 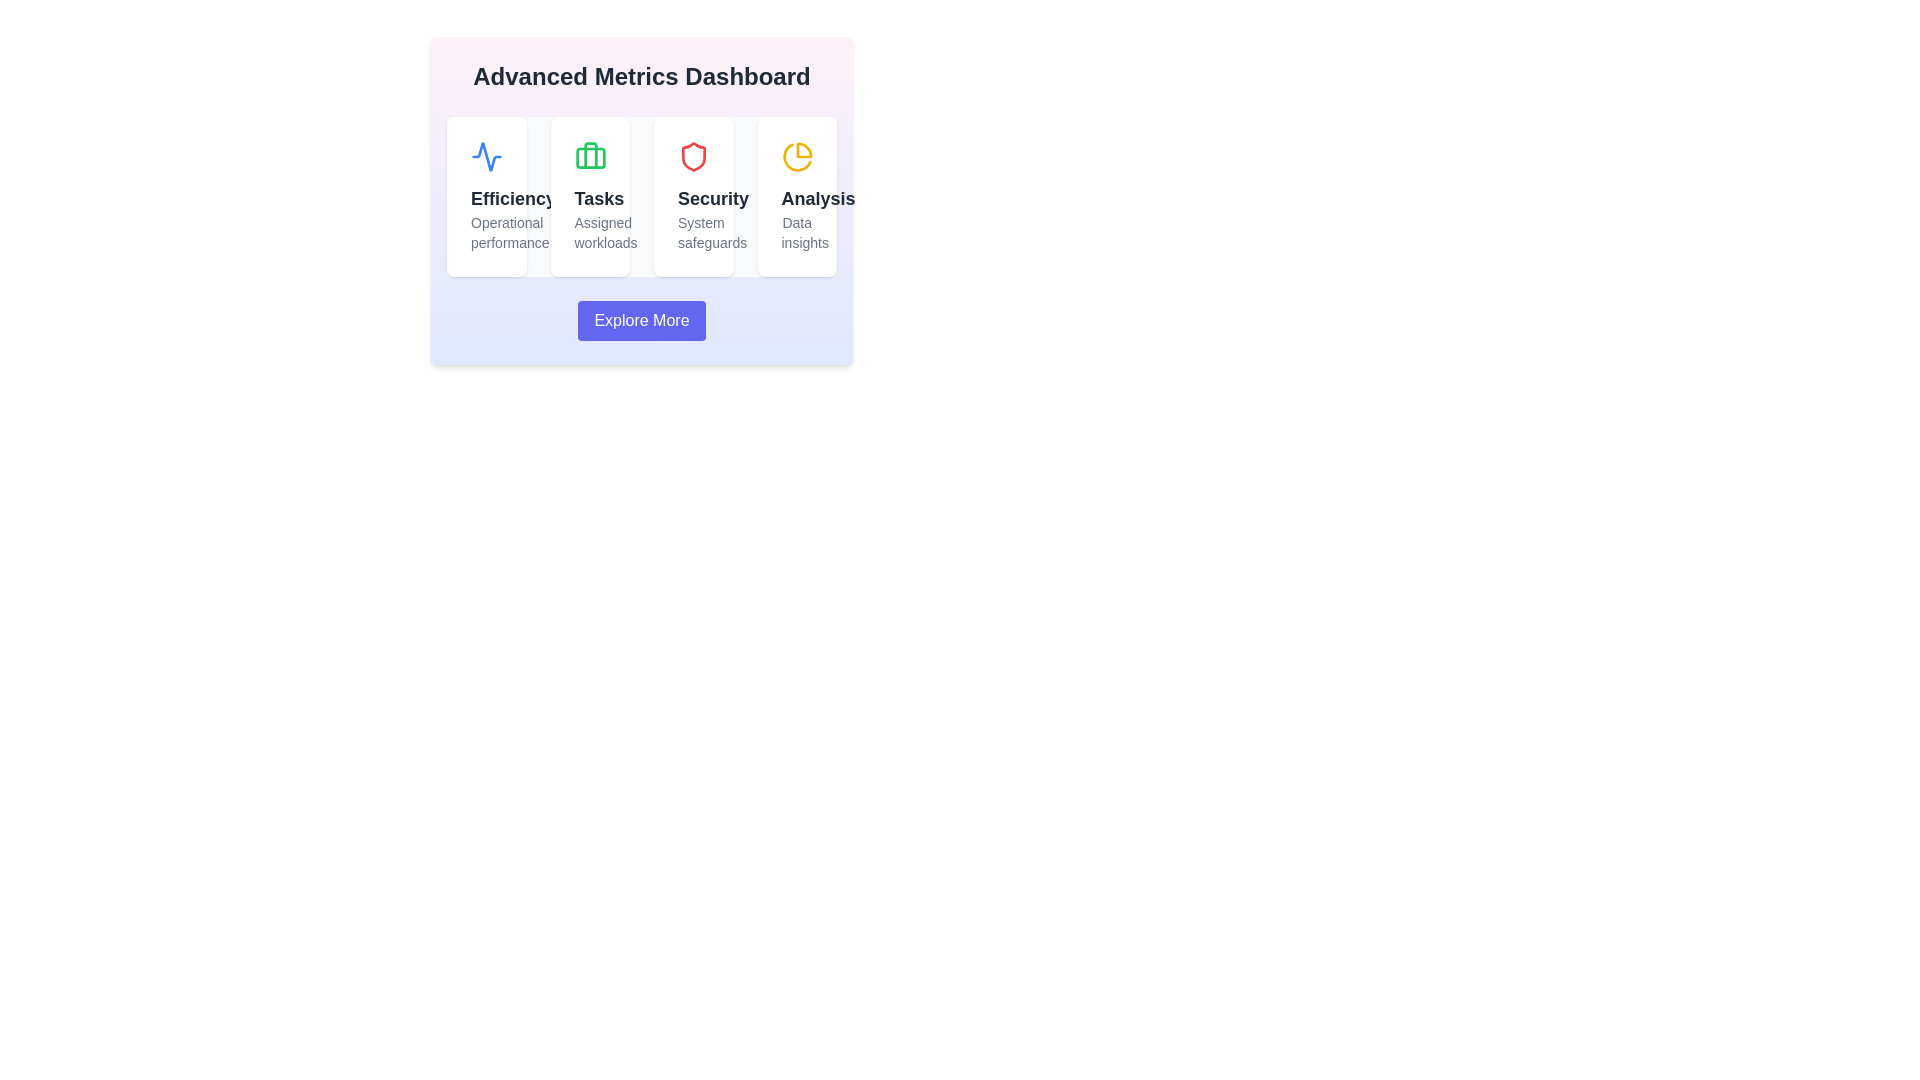 I want to click on the bold 'Analysis' text label, which is rendered in a darker gray shade and is centrally positioned above the 'Data insights' text, so click(x=796, y=199).